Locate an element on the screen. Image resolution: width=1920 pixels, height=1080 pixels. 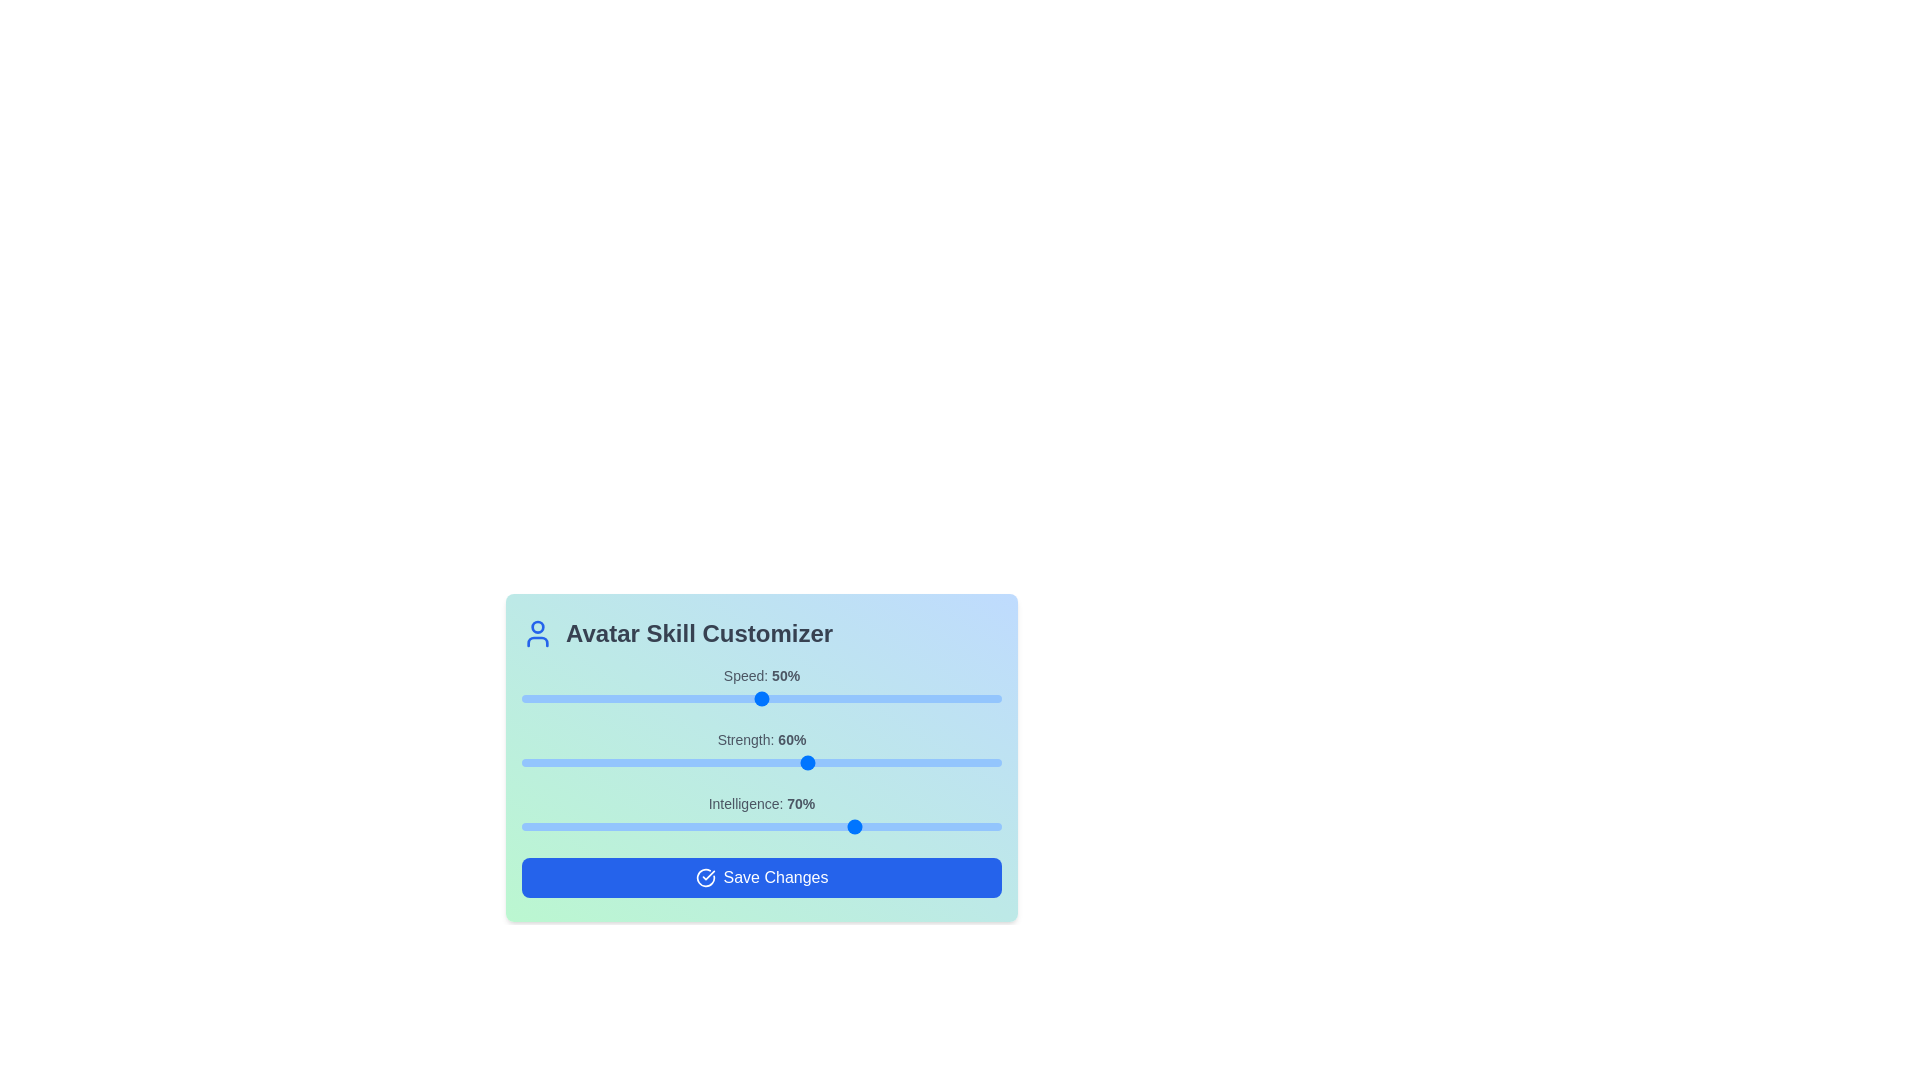
the sliders in the 'Avatar Skill Customizer' card-style component, which has a gradient background and contains the sliders for 'Speed', 'Strength', and 'Intelligence' is located at coordinates (761, 758).